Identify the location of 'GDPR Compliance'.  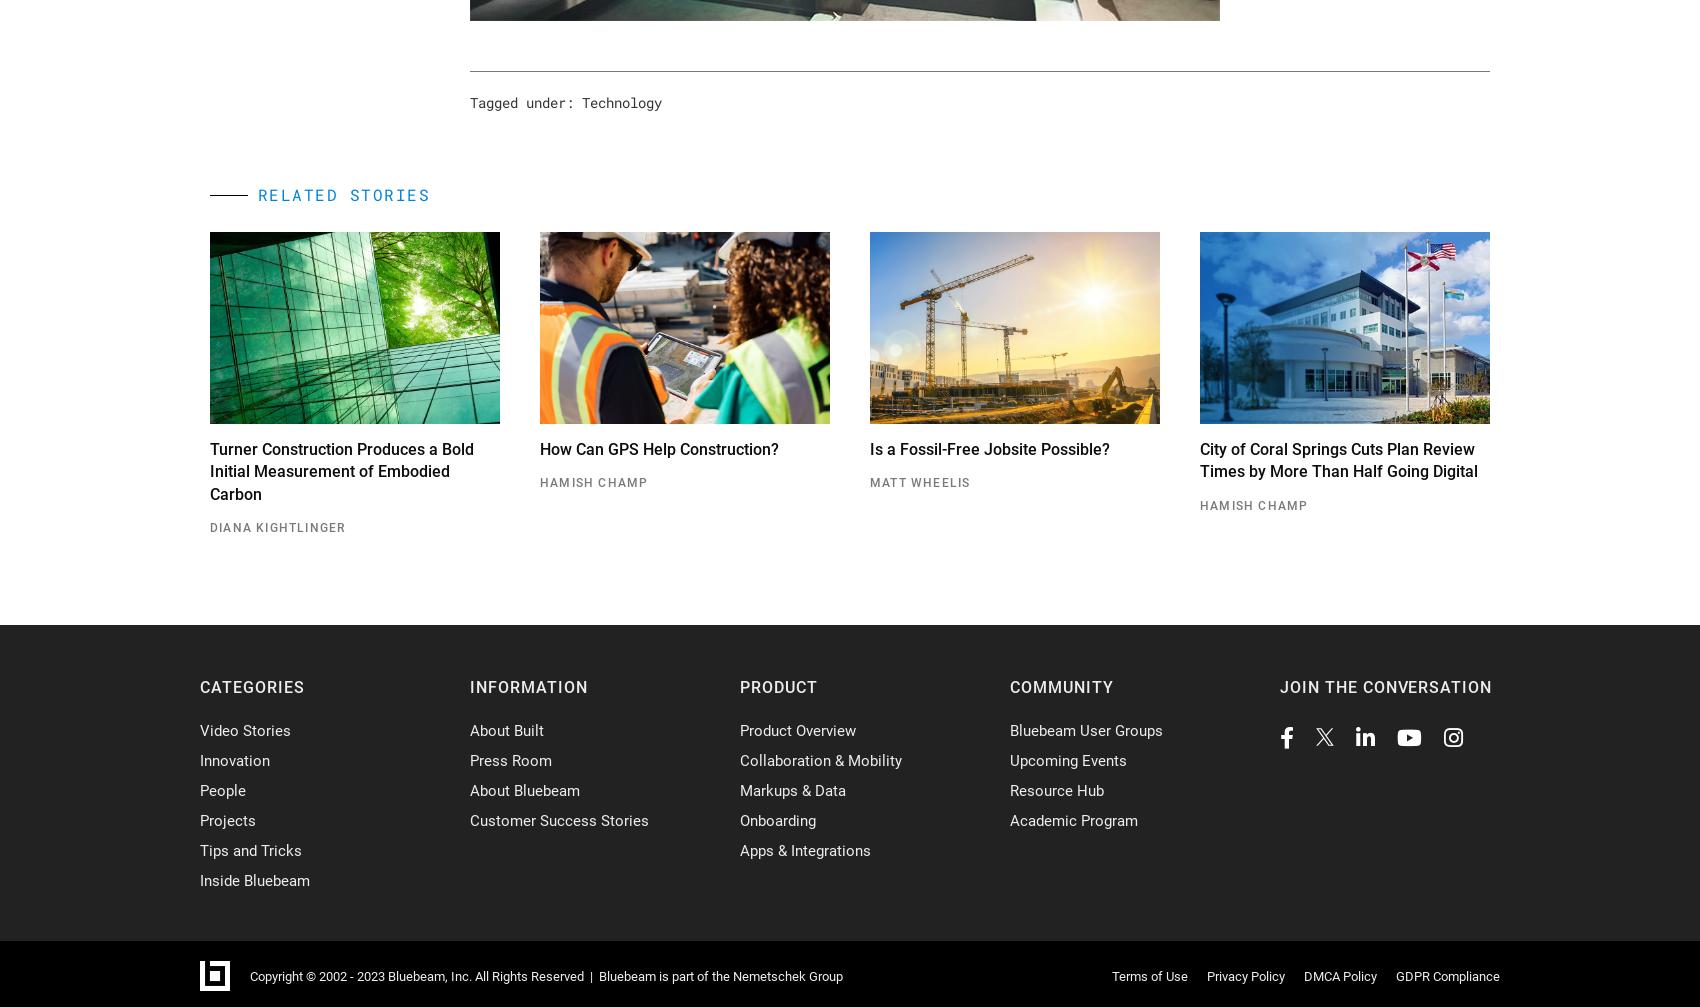
(1447, 974).